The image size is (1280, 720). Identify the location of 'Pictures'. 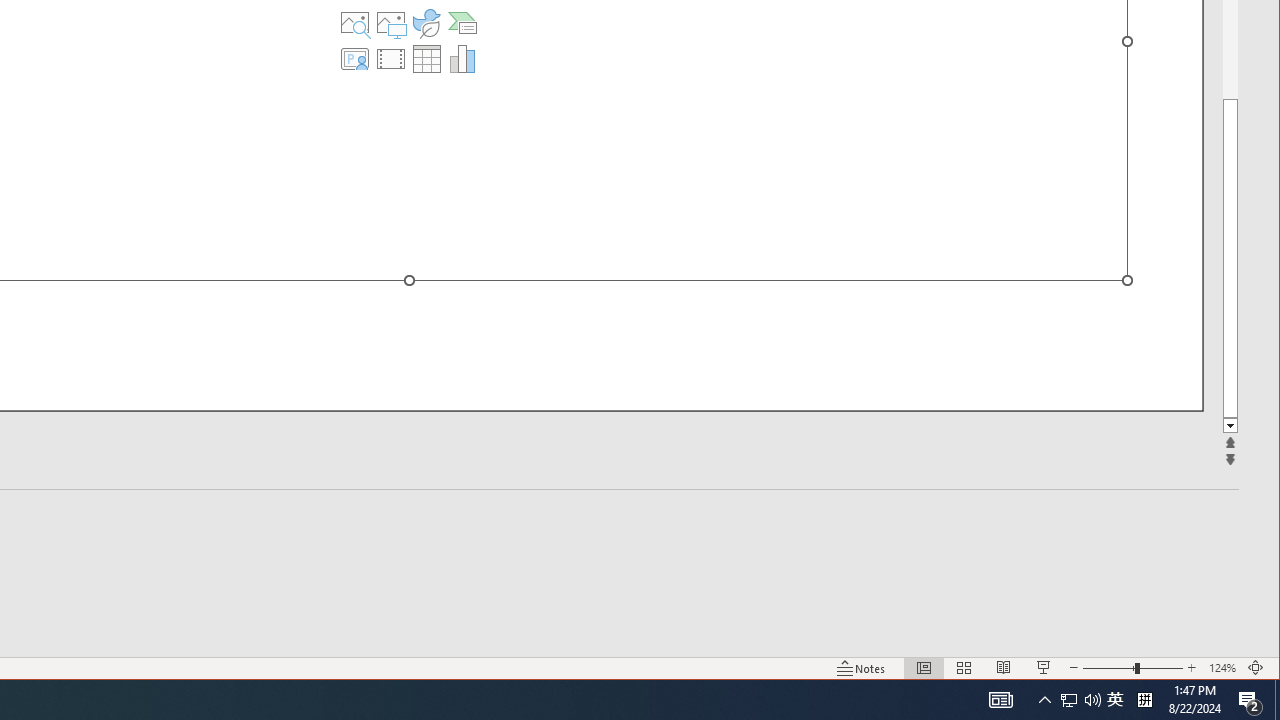
(391, 23).